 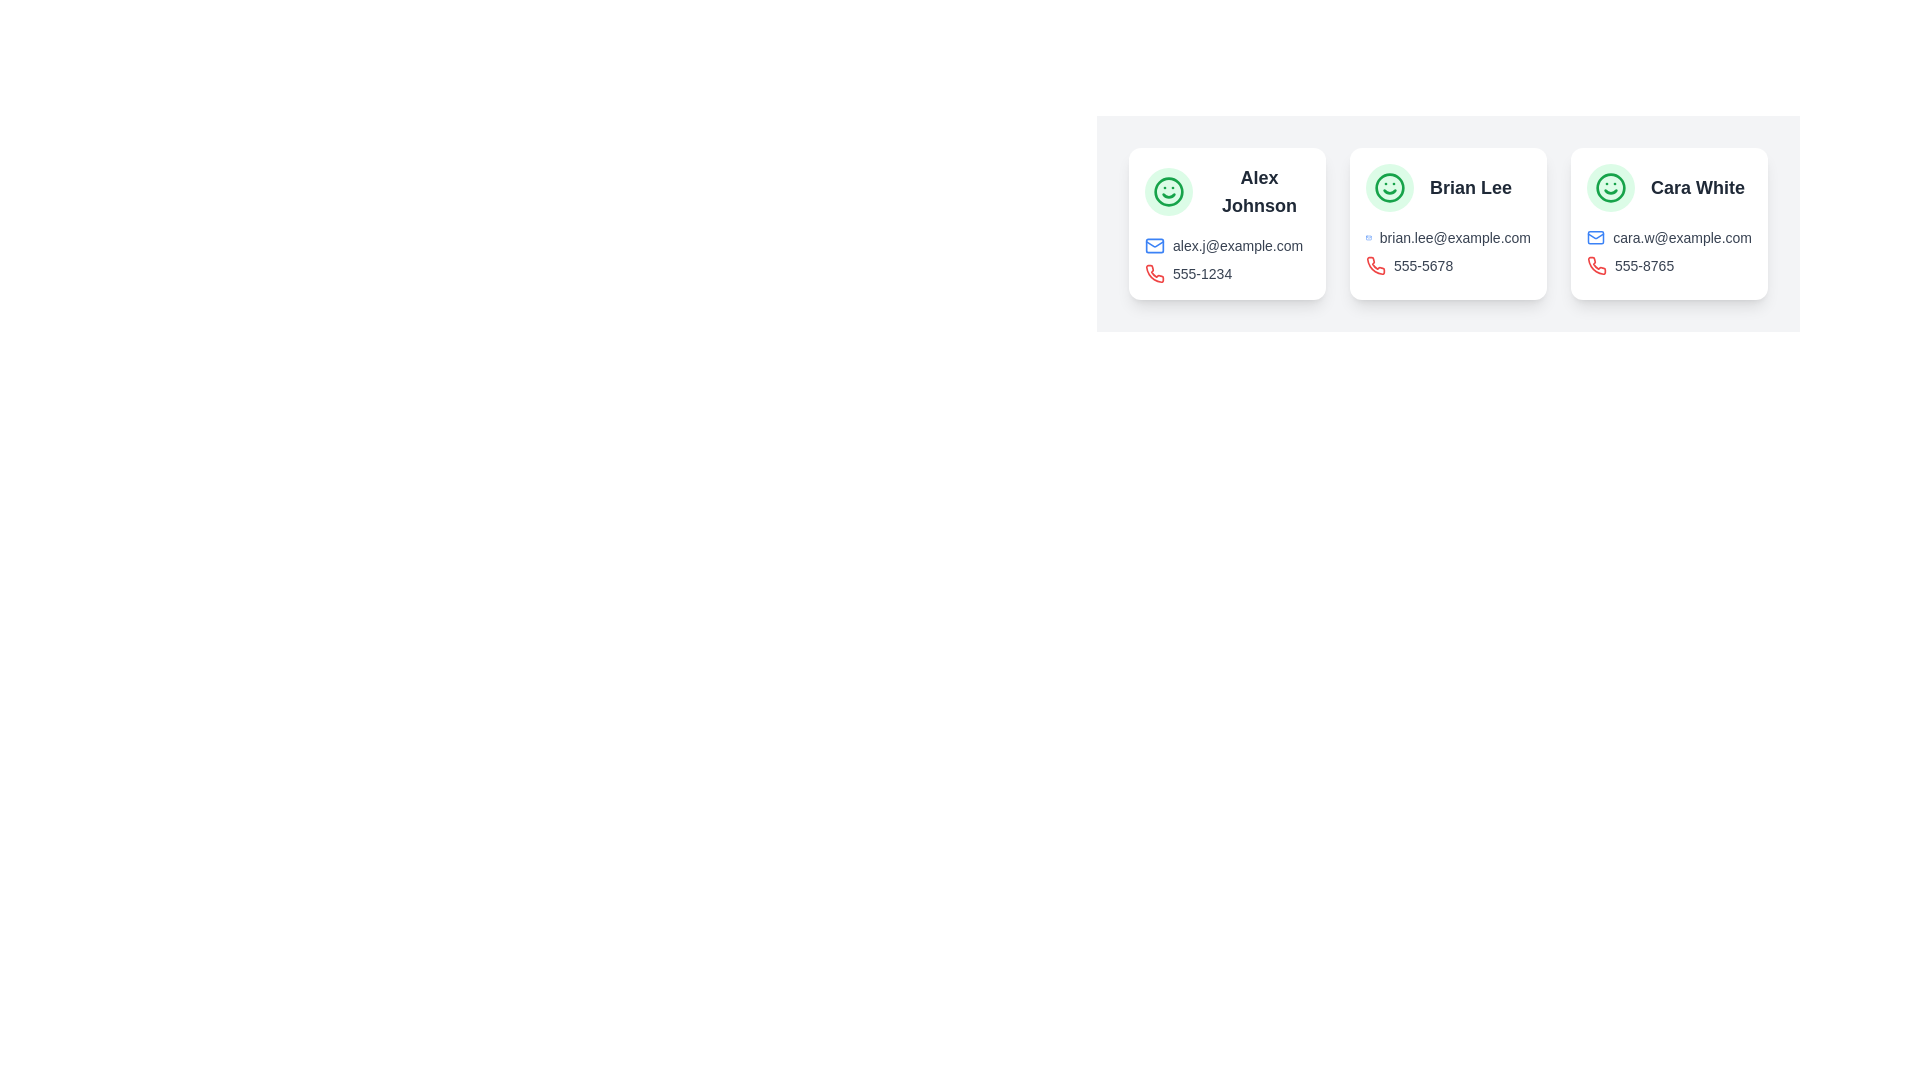 I want to click on the text label that serves as the title for the rightmost card in a row of three cards, which identifies specific individual's contact information, so click(x=1669, y=188).